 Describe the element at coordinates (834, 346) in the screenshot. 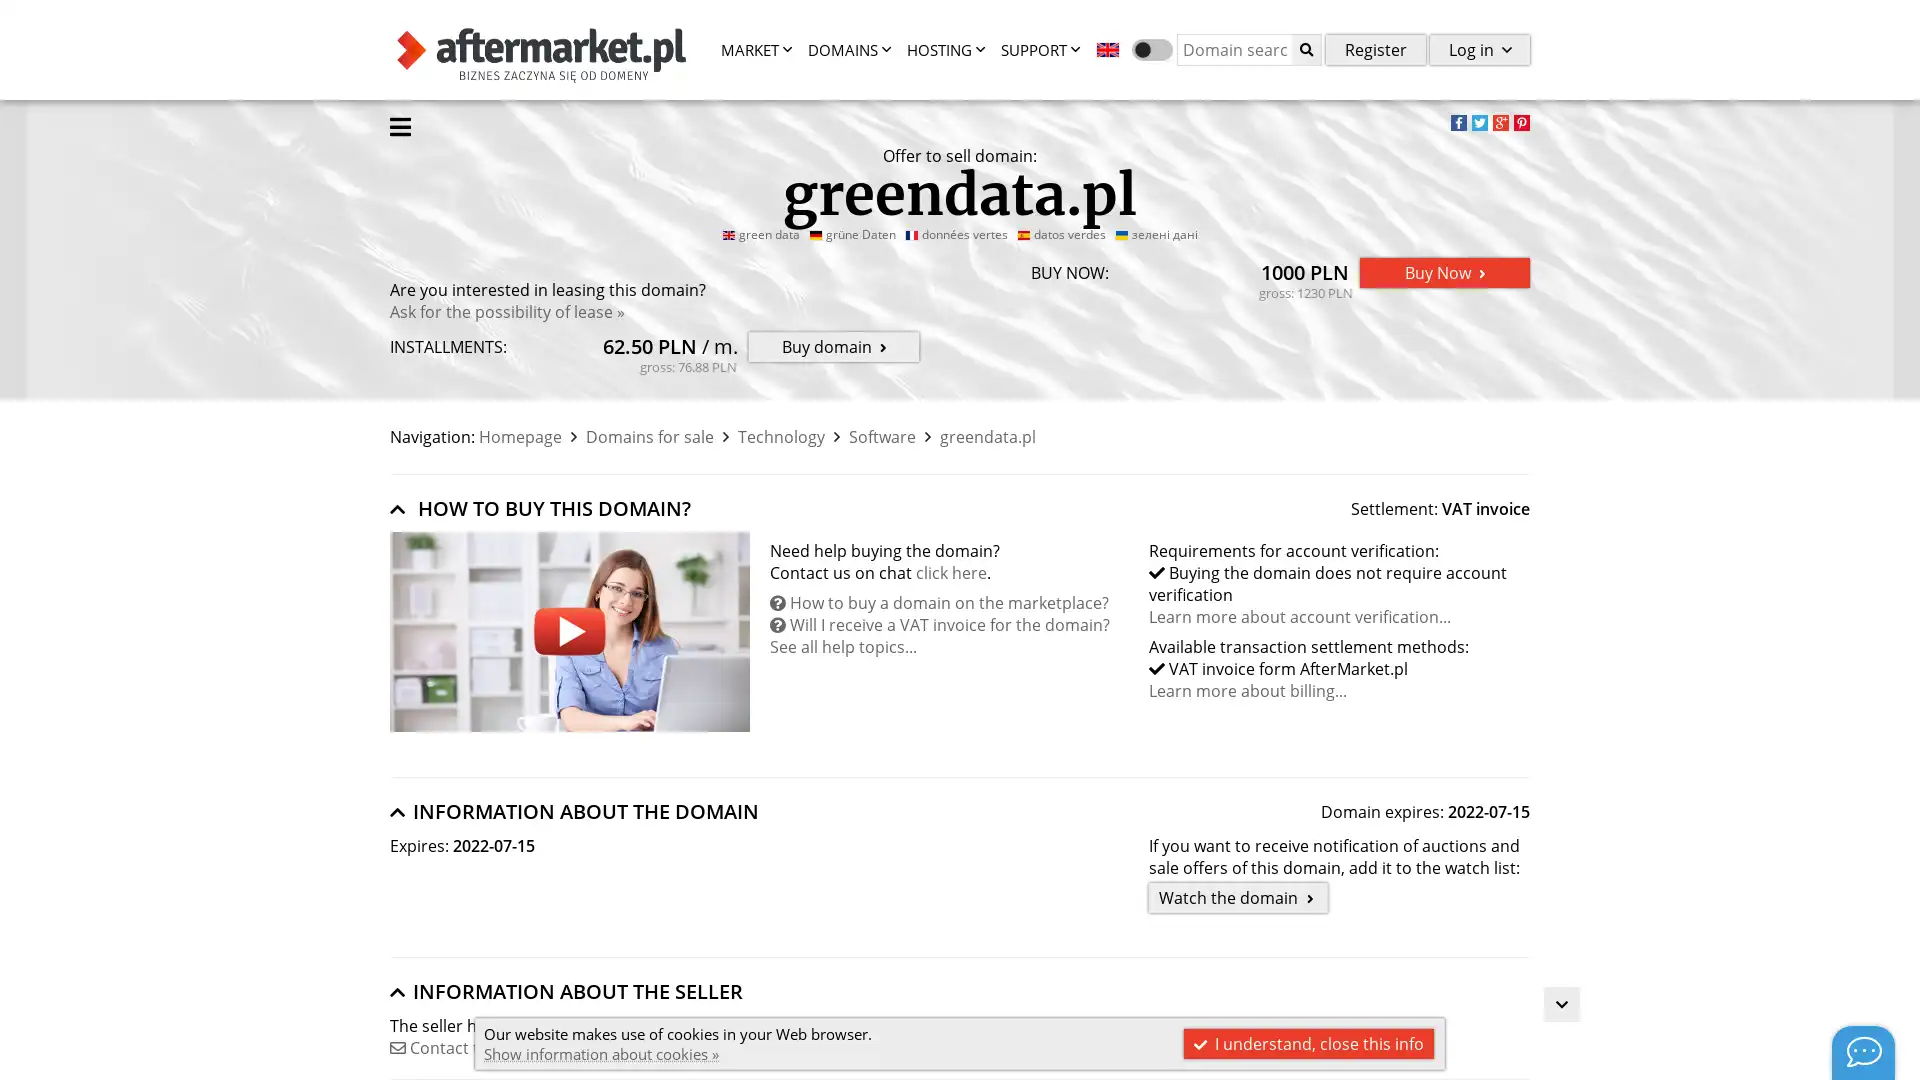

I see `Buy domain` at that location.